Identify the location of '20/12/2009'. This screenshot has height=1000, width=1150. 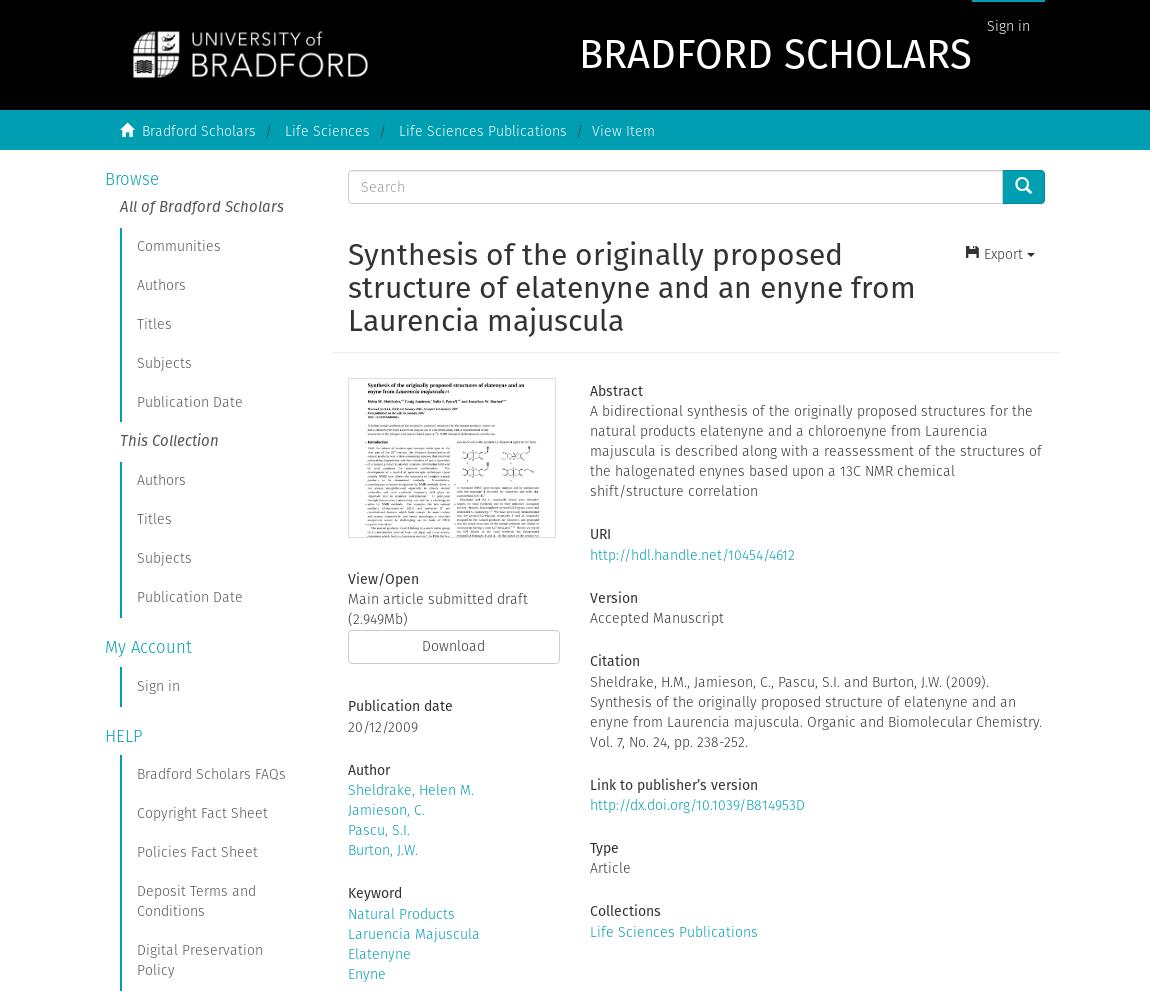
(382, 725).